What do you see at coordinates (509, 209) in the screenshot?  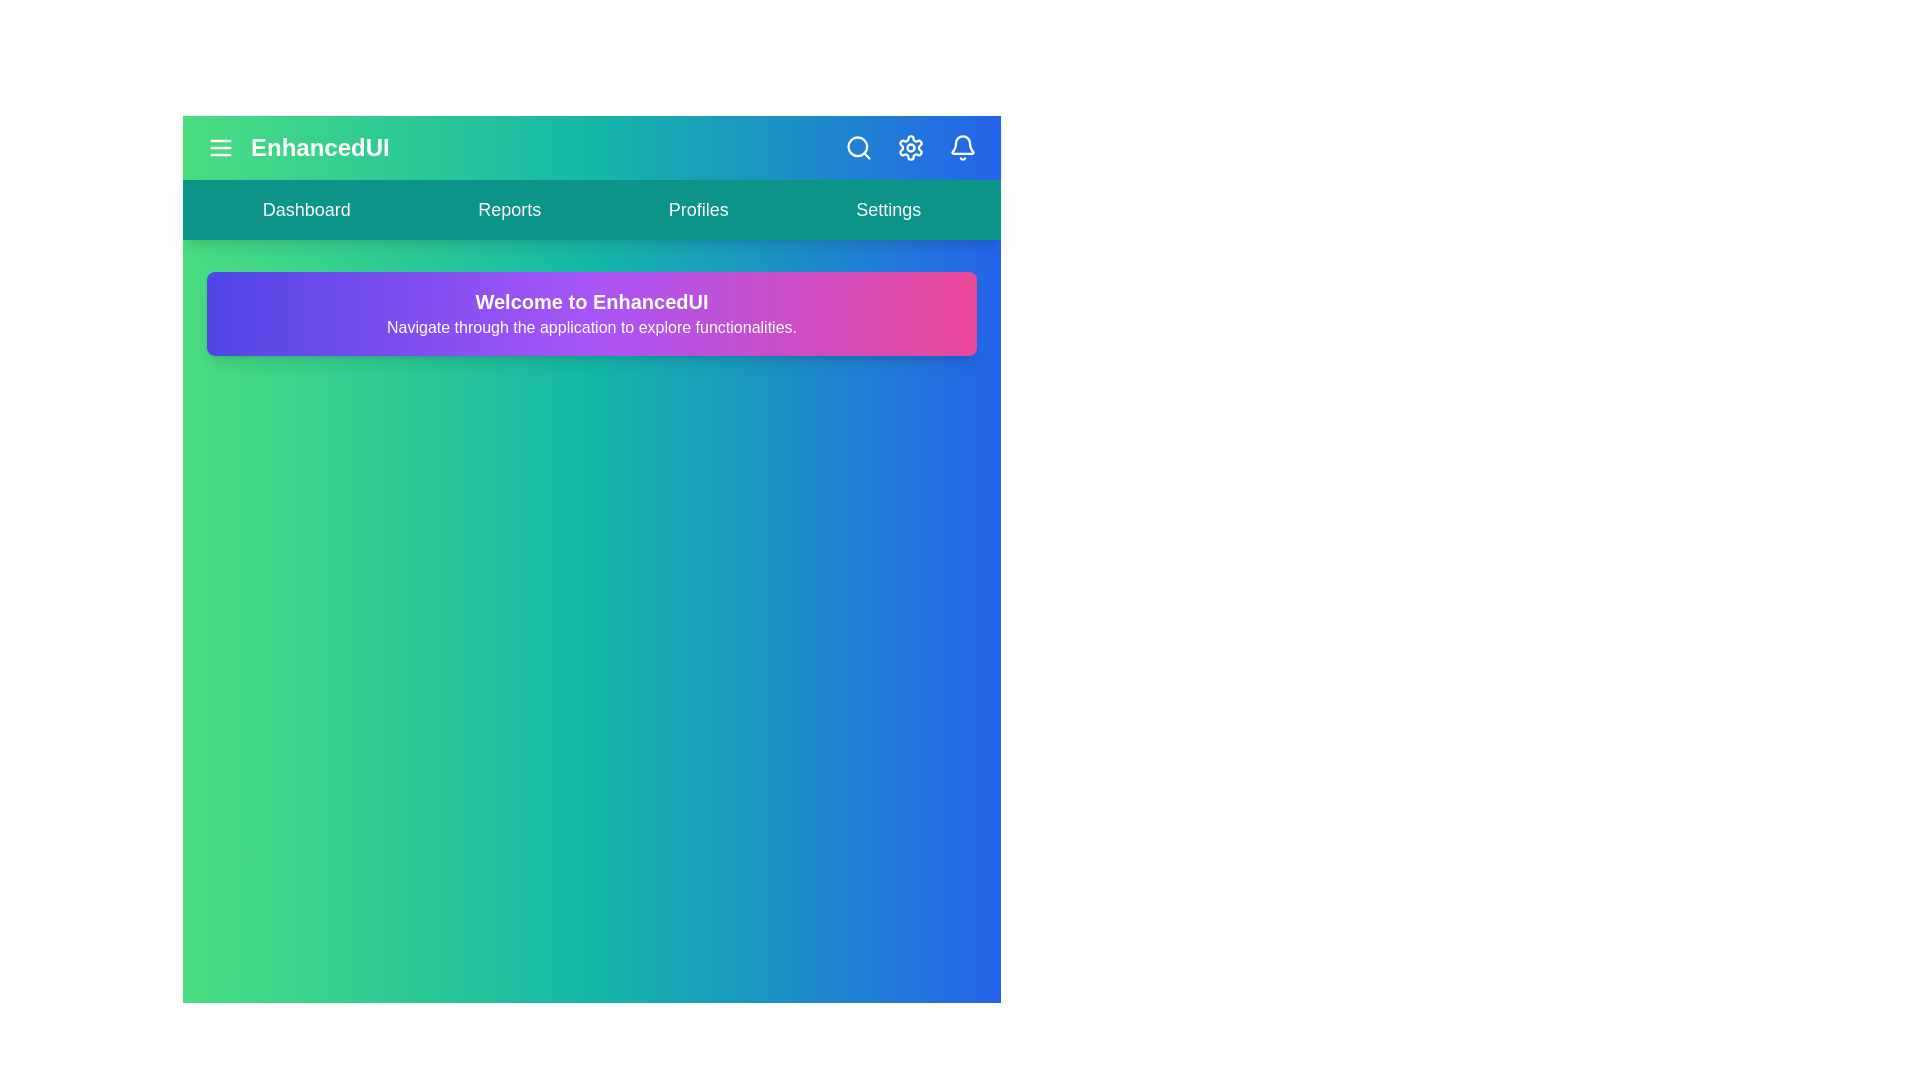 I see `the navigation link labeled 'Reports' to preview its hover effect` at bounding box center [509, 209].